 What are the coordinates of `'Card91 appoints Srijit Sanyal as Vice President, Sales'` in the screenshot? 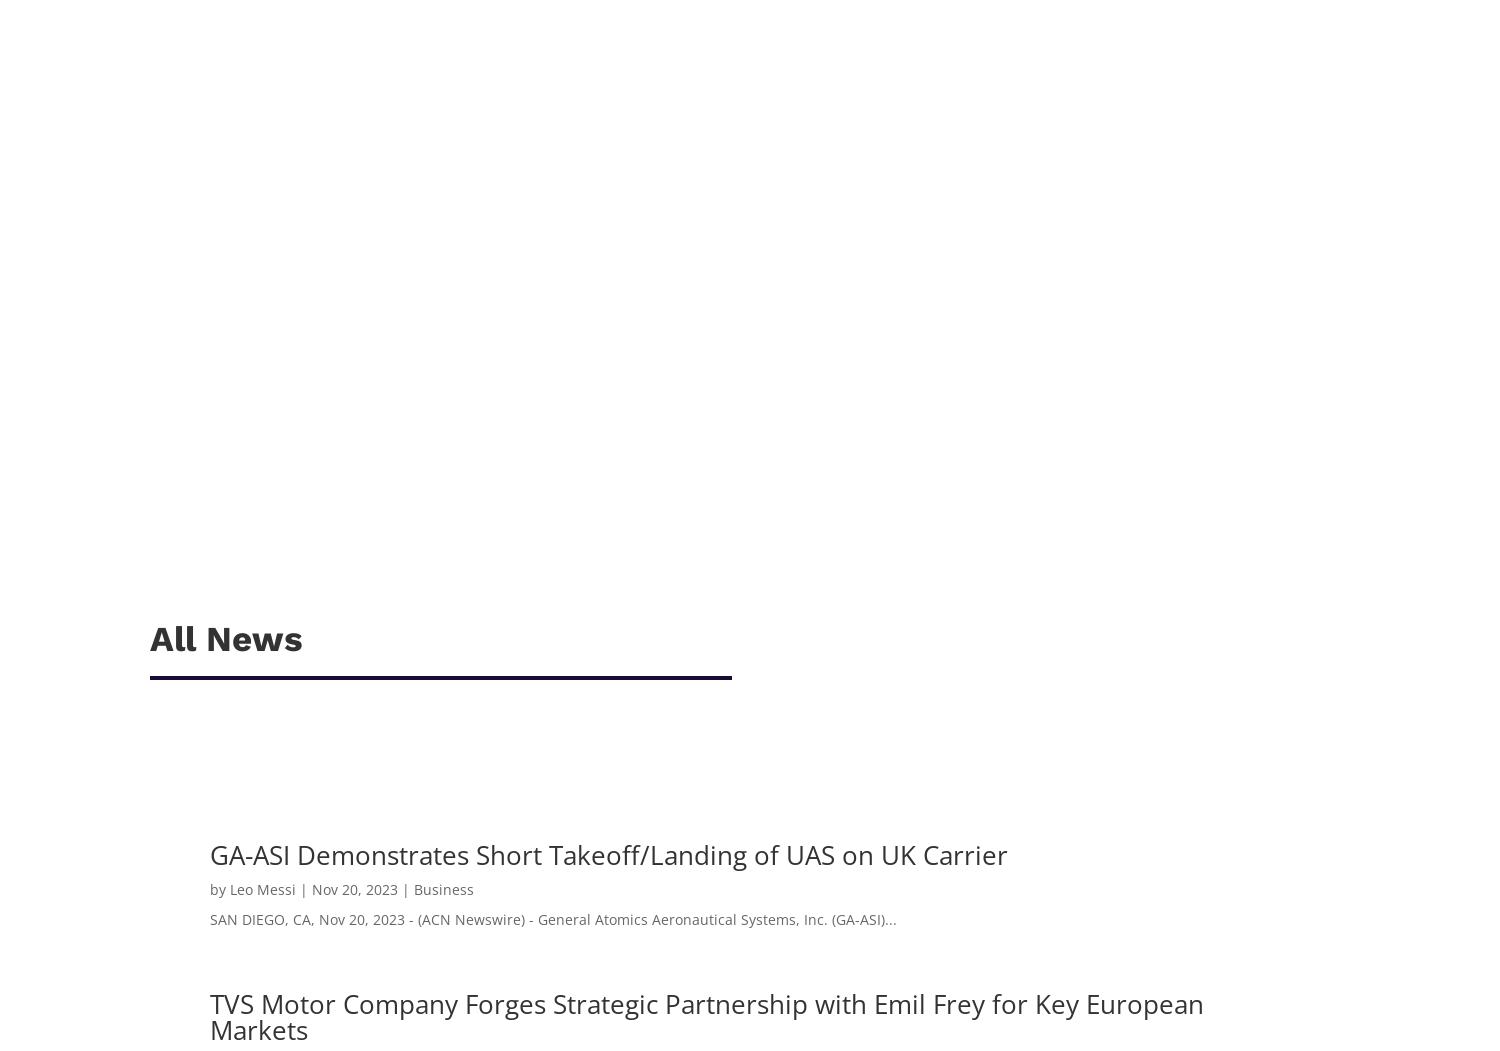 It's located at (171, 298).